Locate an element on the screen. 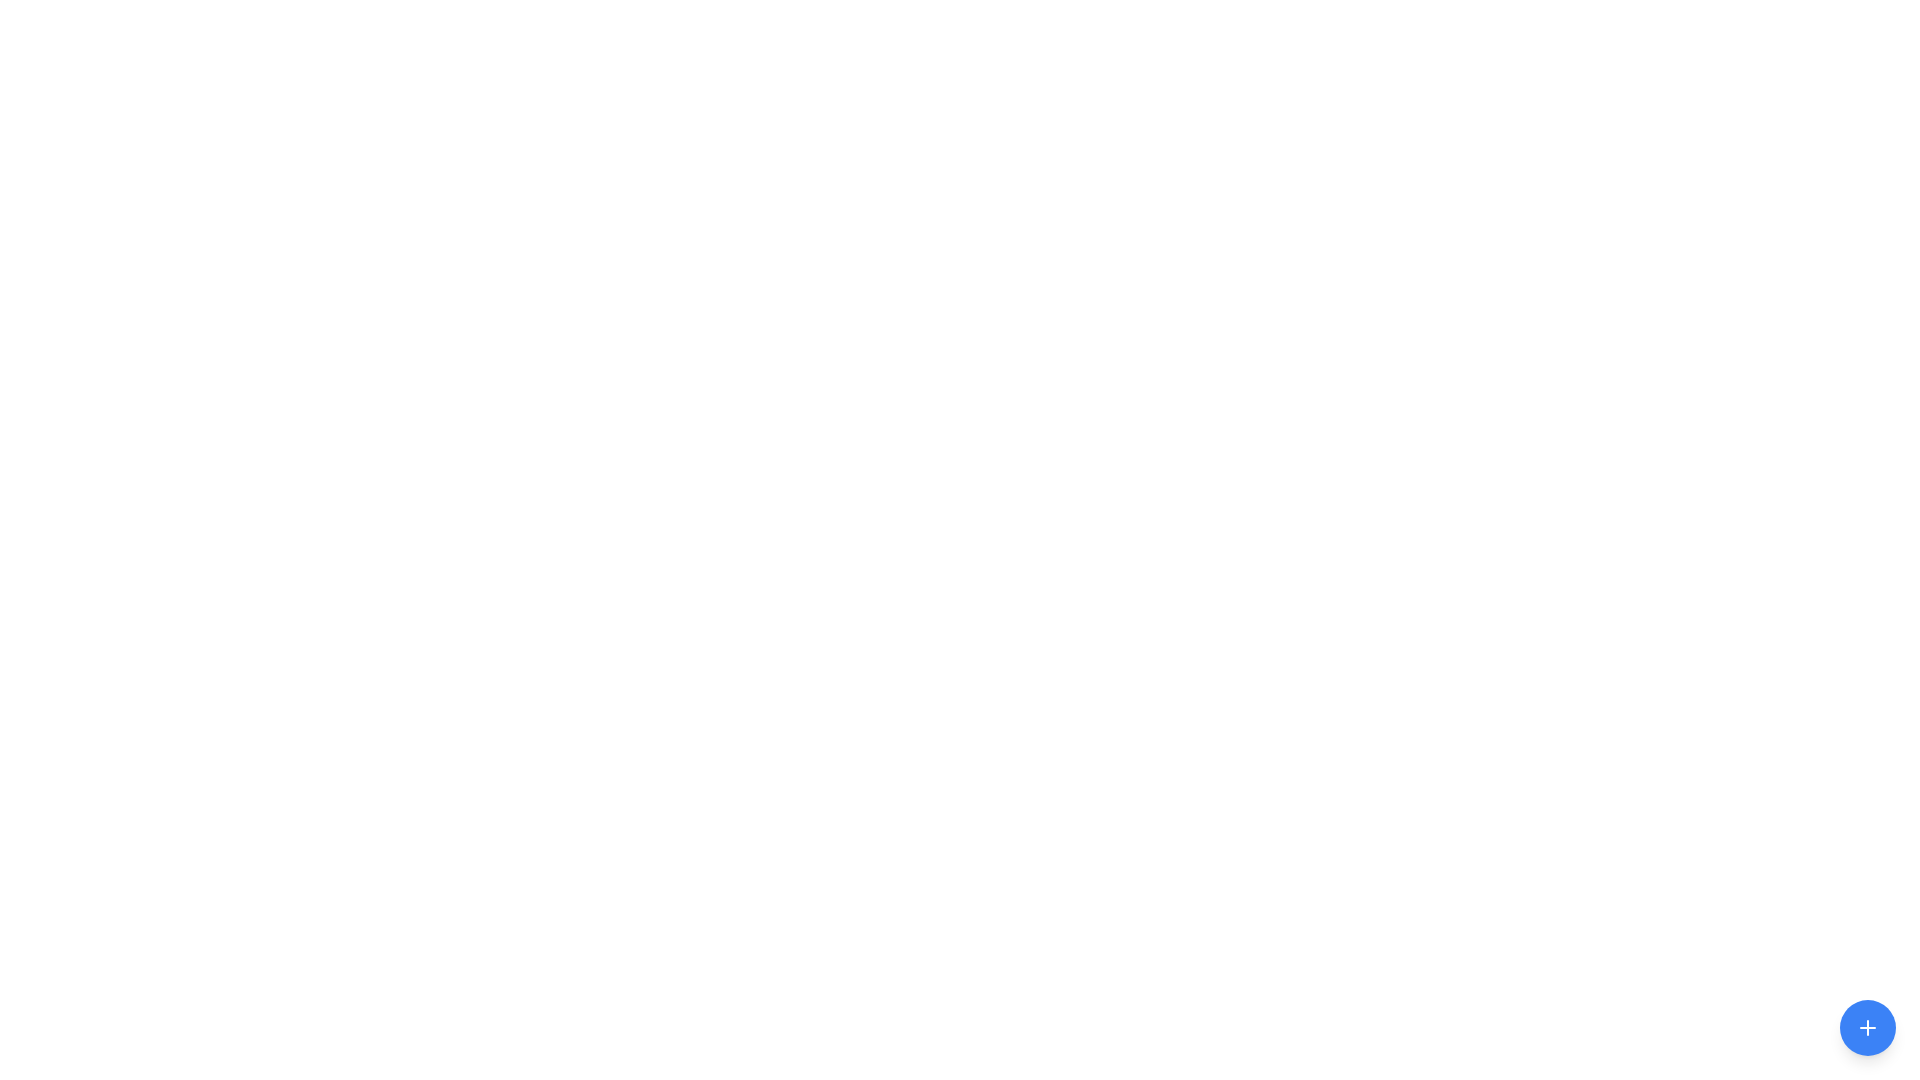 This screenshot has height=1080, width=1920. the blue circular plus icon located in the bottom-right corner of the interface is located at coordinates (1866, 1028).